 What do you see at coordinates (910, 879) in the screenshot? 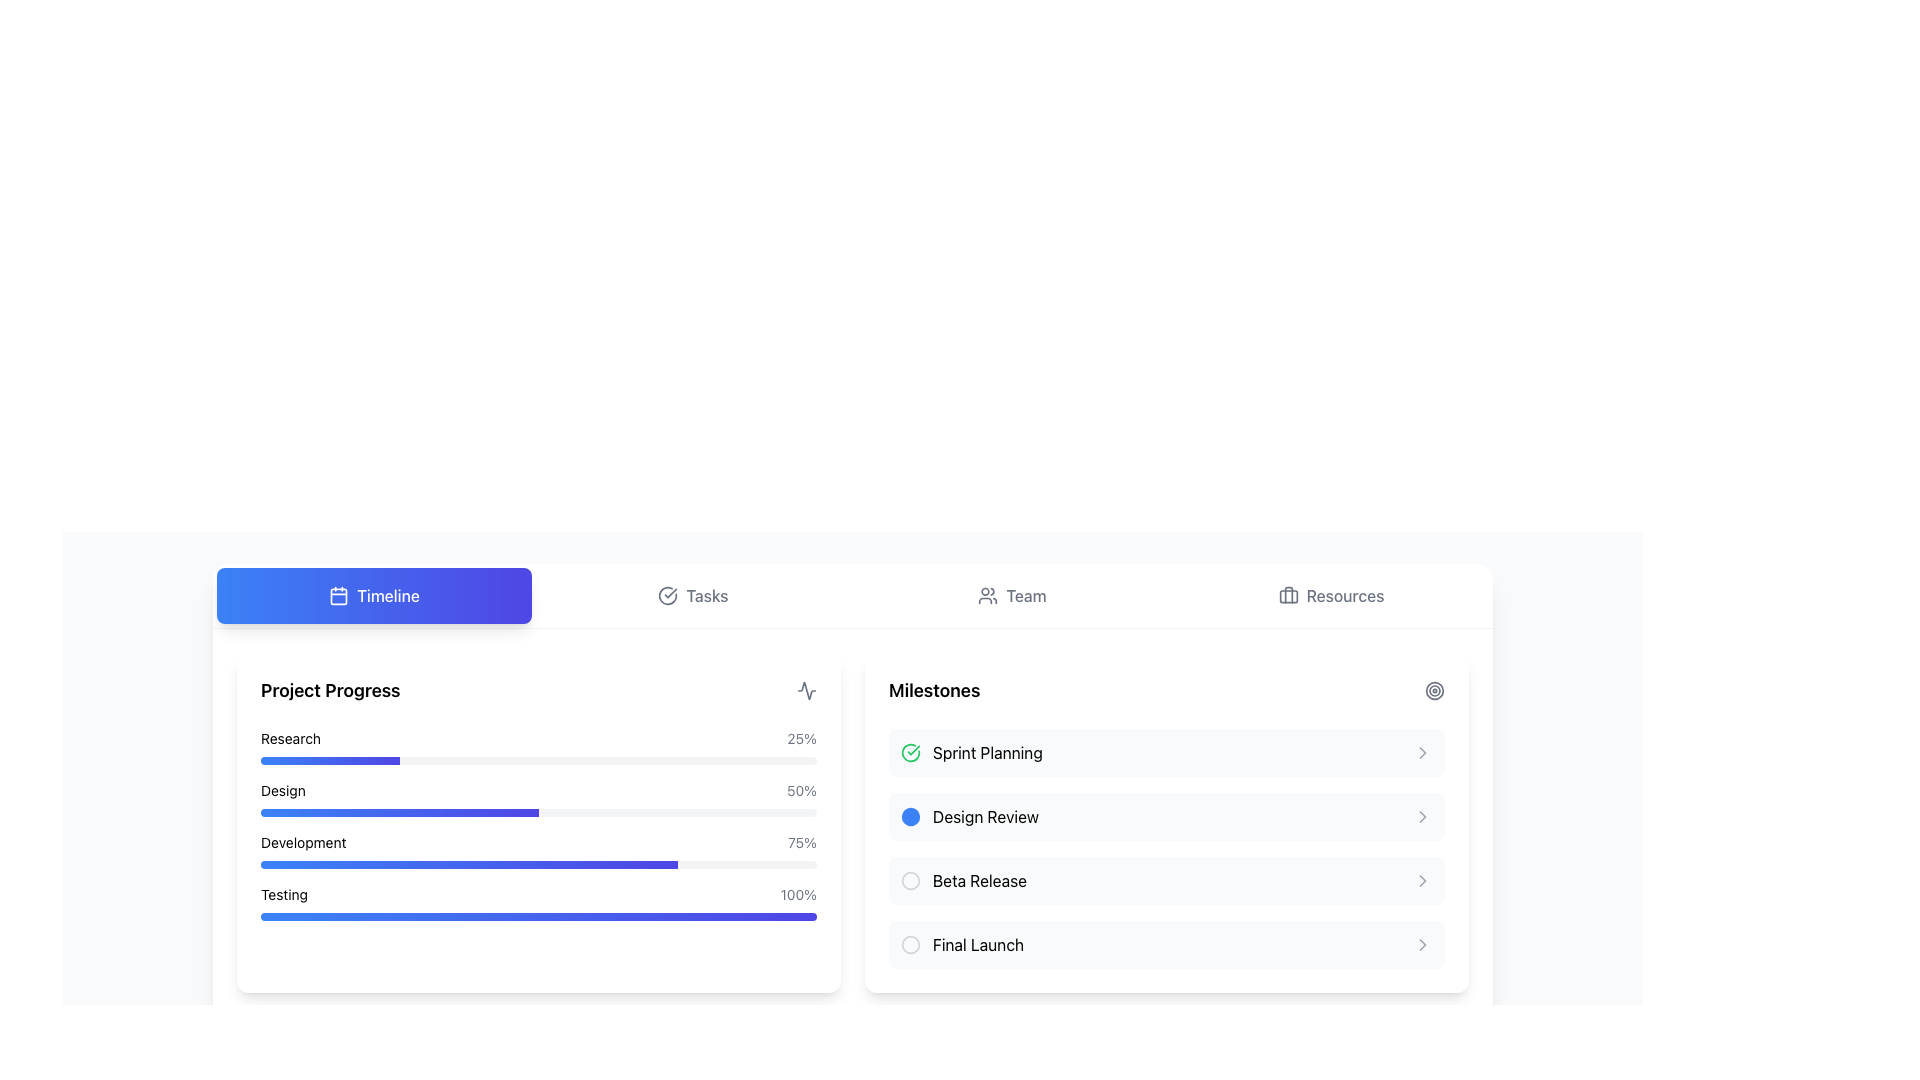
I see `the appearance of the status icon associated with the 'Beta Release' milestone located in the 'Milestones' section of the interface` at bounding box center [910, 879].